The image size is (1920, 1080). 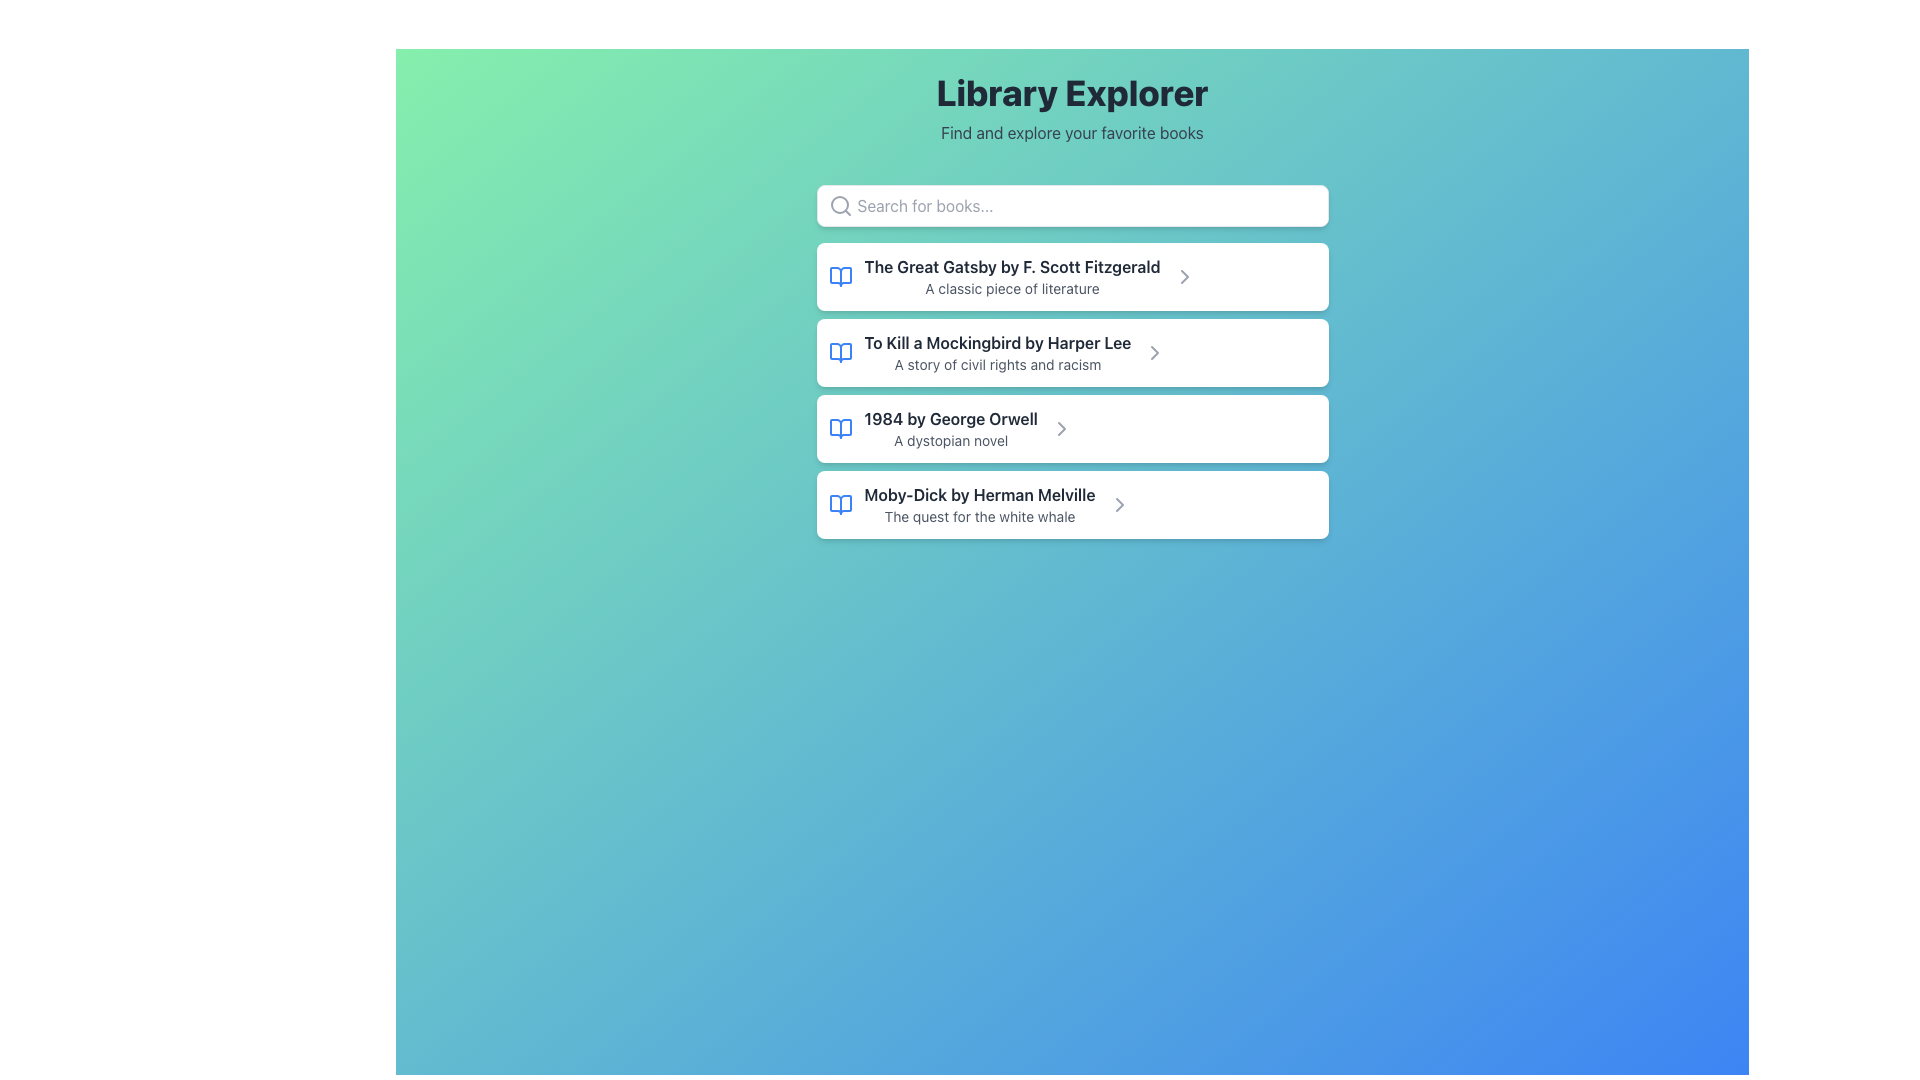 What do you see at coordinates (840, 504) in the screenshot?
I see `the decorative icon representing the book 'Moby-Dick', located at the top-left corner of the card, immediately left of the book's textual details` at bounding box center [840, 504].